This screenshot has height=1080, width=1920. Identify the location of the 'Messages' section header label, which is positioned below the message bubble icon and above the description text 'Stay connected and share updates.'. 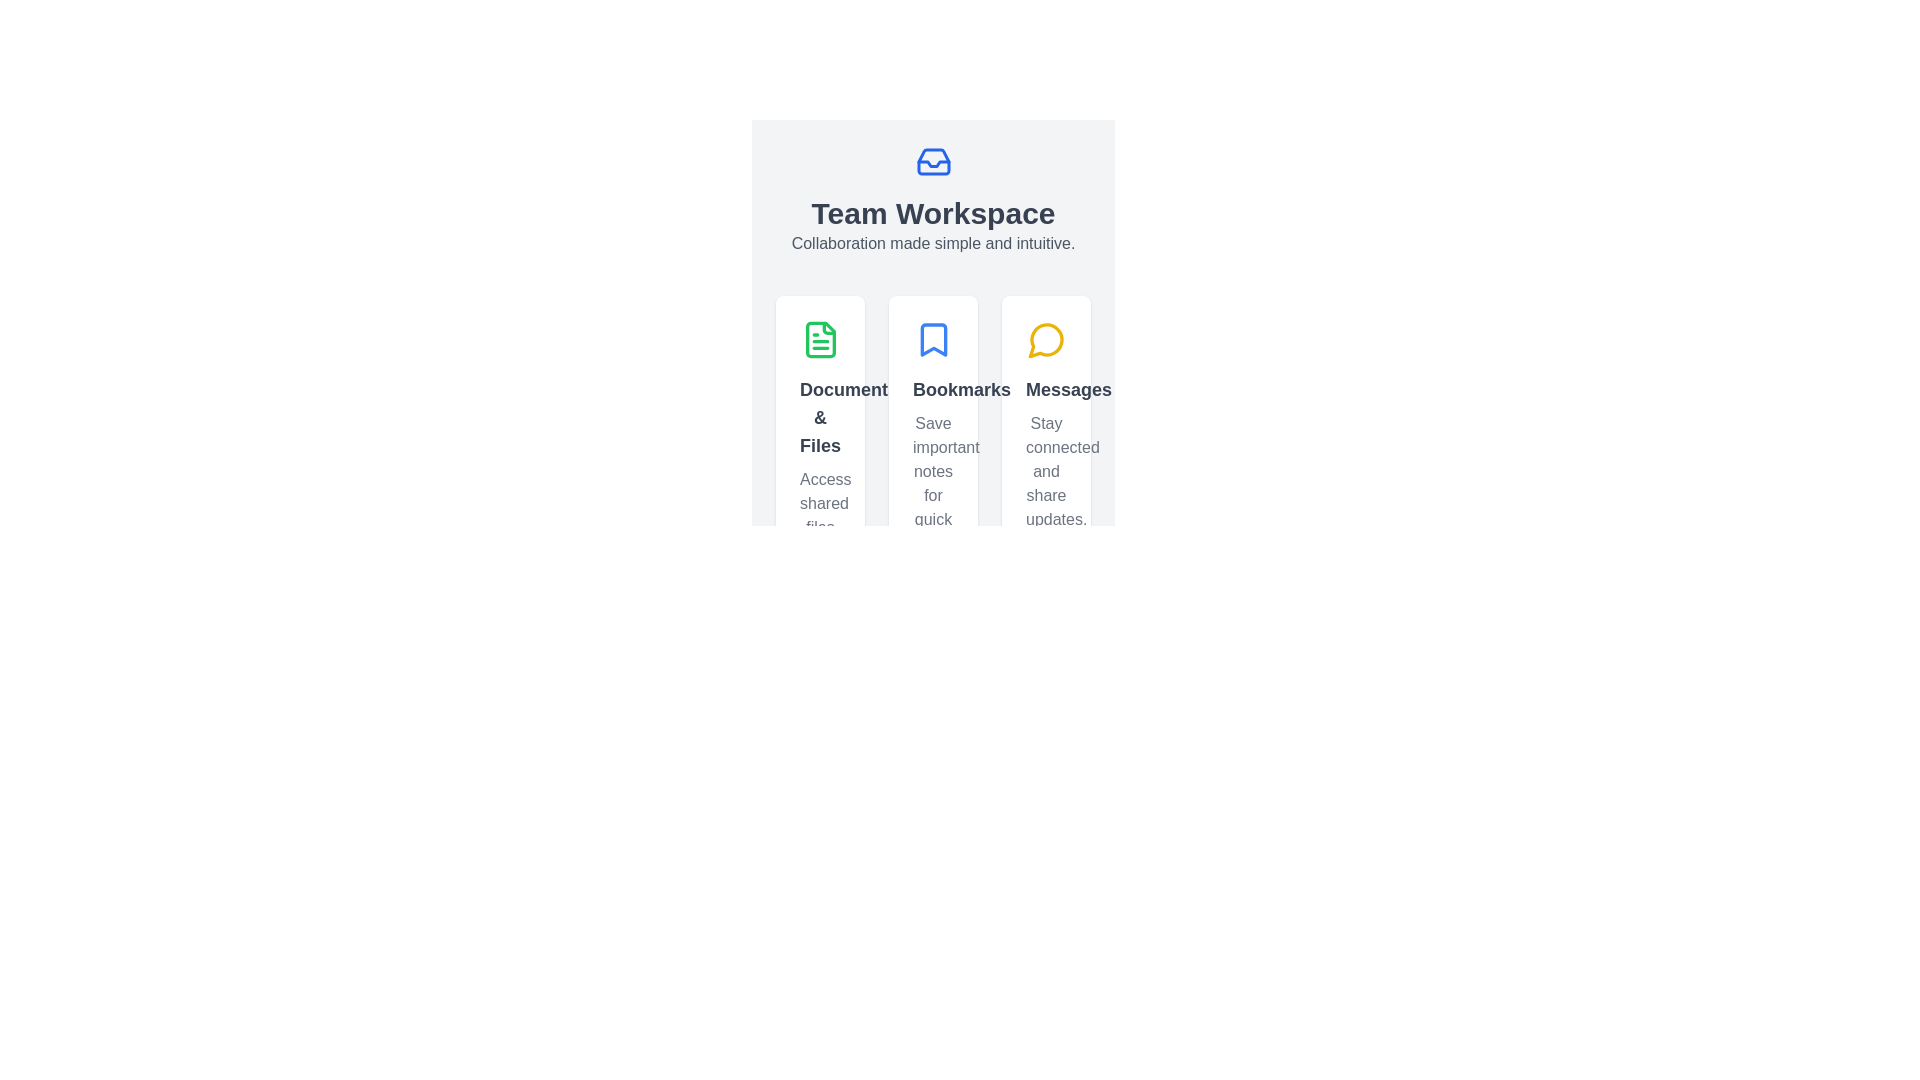
(1045, 389).